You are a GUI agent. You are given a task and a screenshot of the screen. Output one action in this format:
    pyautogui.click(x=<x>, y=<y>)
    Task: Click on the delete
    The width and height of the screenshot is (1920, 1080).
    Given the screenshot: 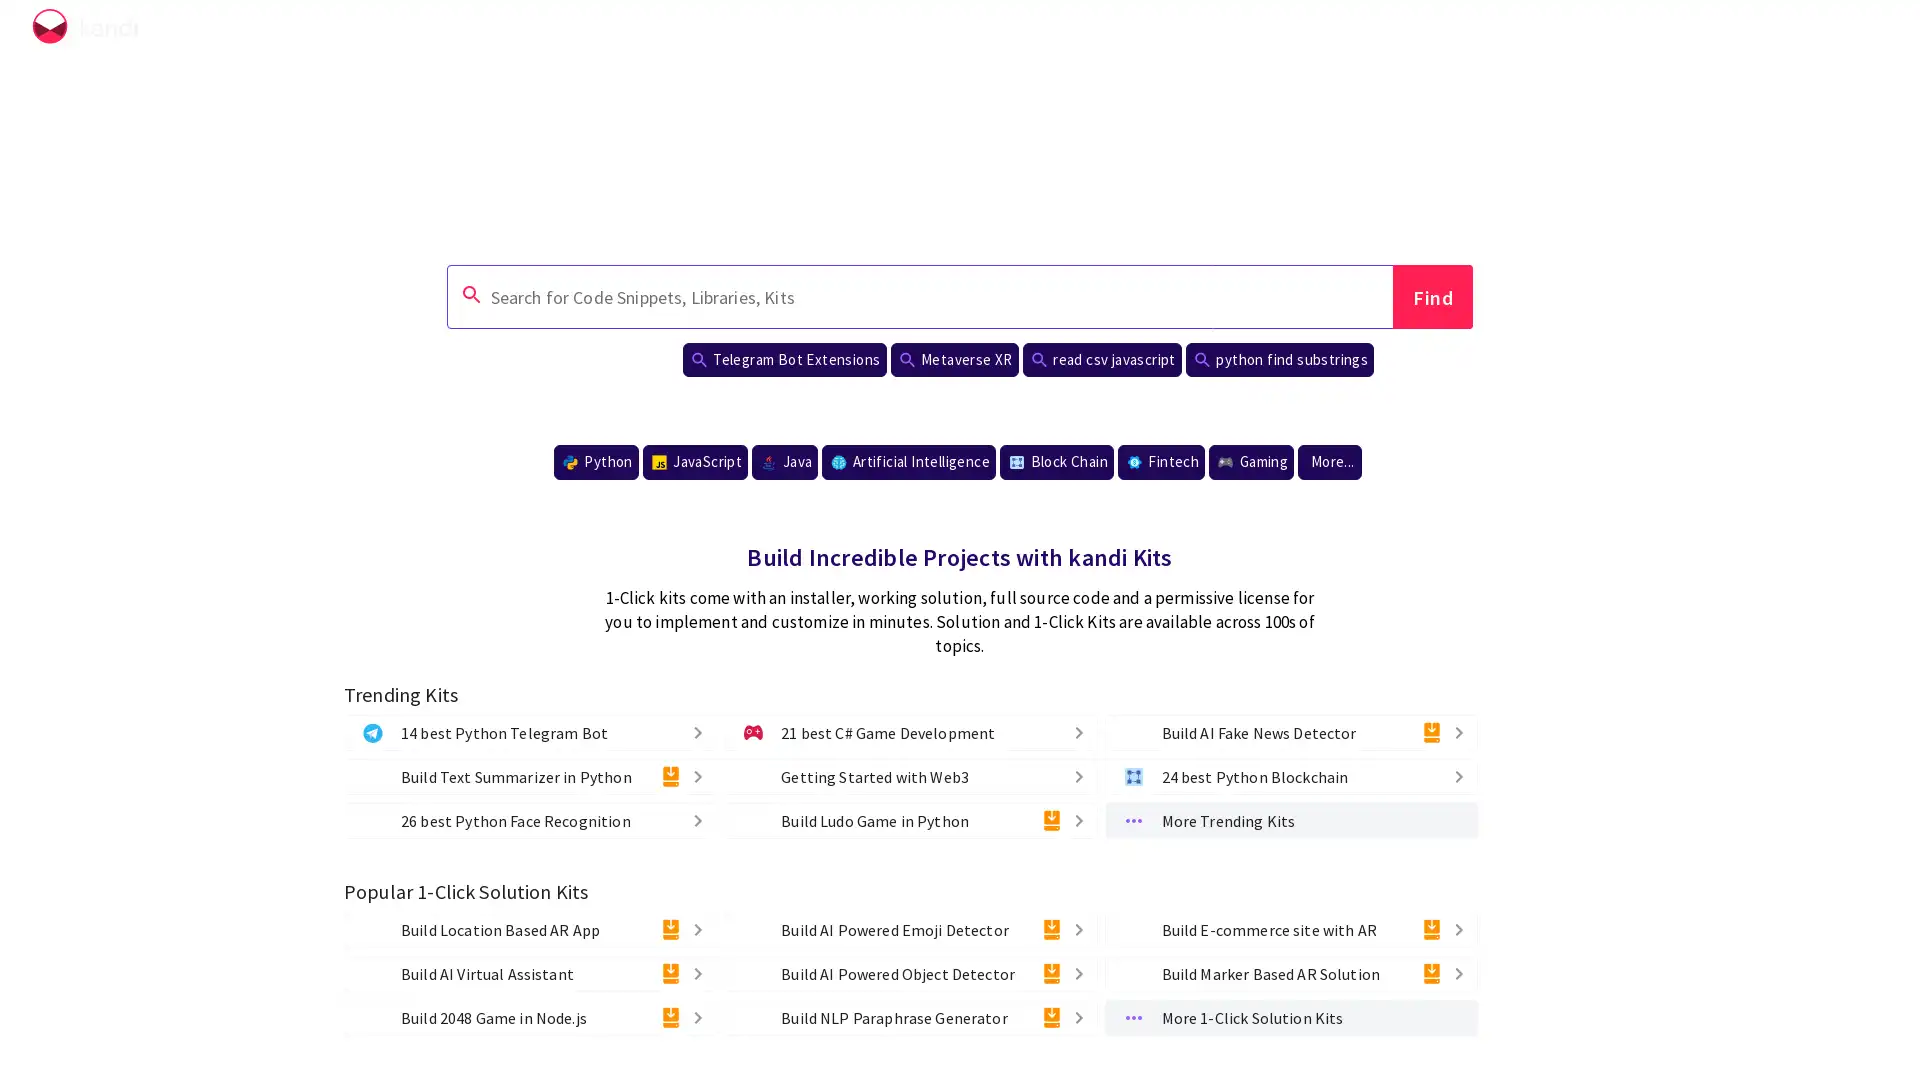 What is the action you would take?
    pyautogui.click(x=1061, y=774)
    